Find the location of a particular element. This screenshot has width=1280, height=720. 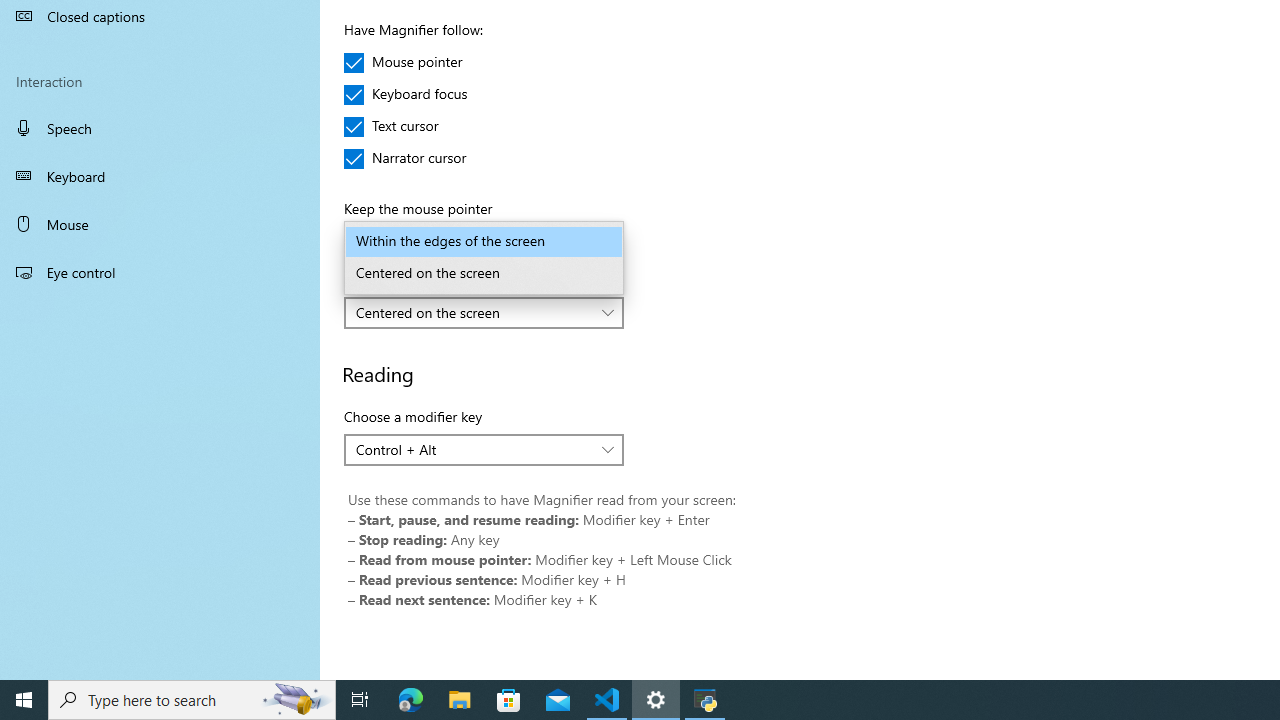

'Keep the text cursor' is located at coordinates (484, 312).